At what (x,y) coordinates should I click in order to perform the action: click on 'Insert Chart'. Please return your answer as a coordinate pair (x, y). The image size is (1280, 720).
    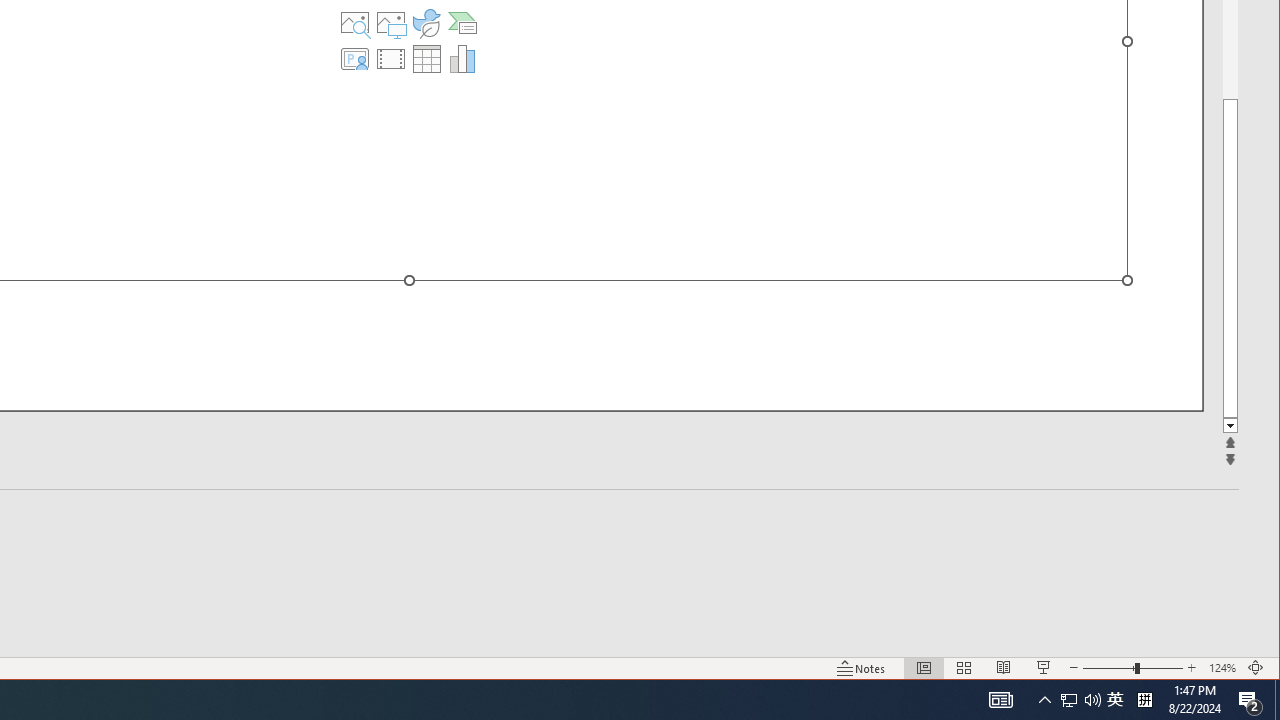
    Looking at the image, I should click on (461, 58).